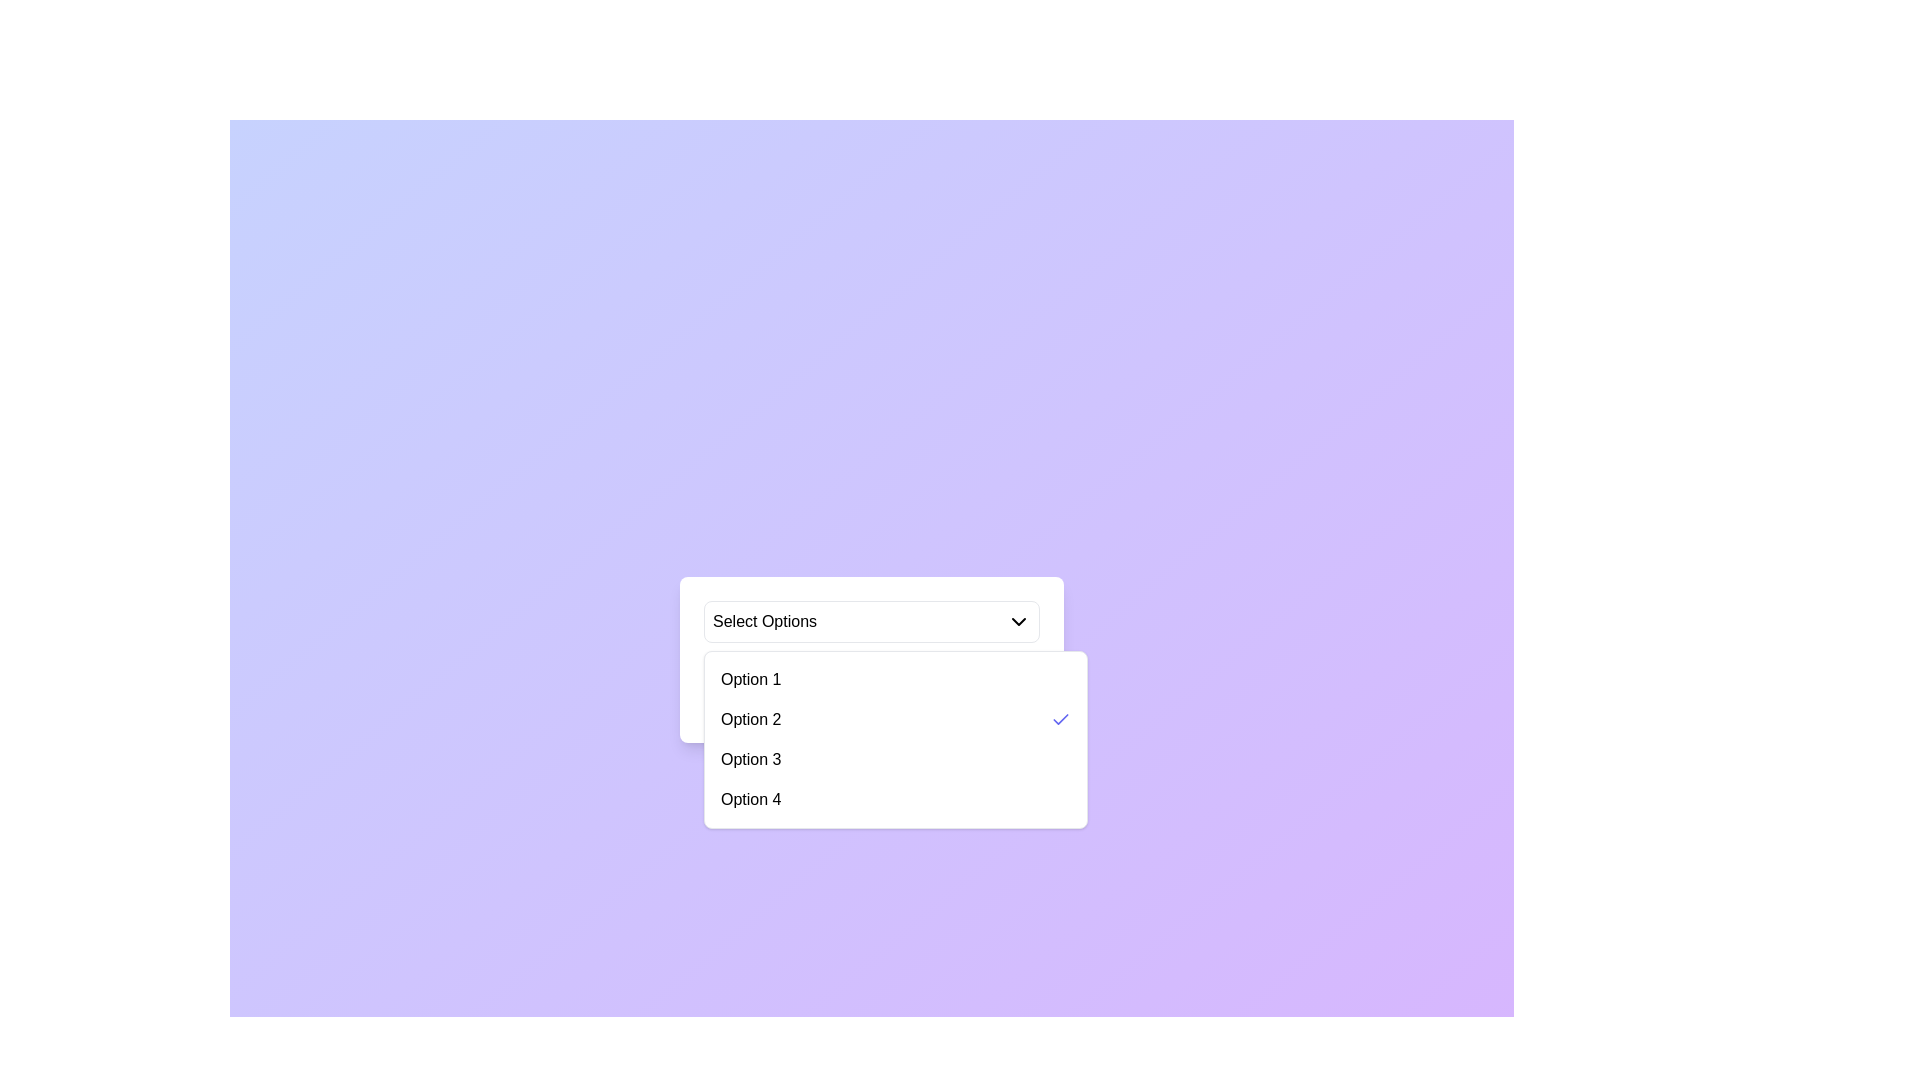 The image size is (1920, 1080). I want to click on the 'Option 2' button in the dropdown menu, so click(741, 701).